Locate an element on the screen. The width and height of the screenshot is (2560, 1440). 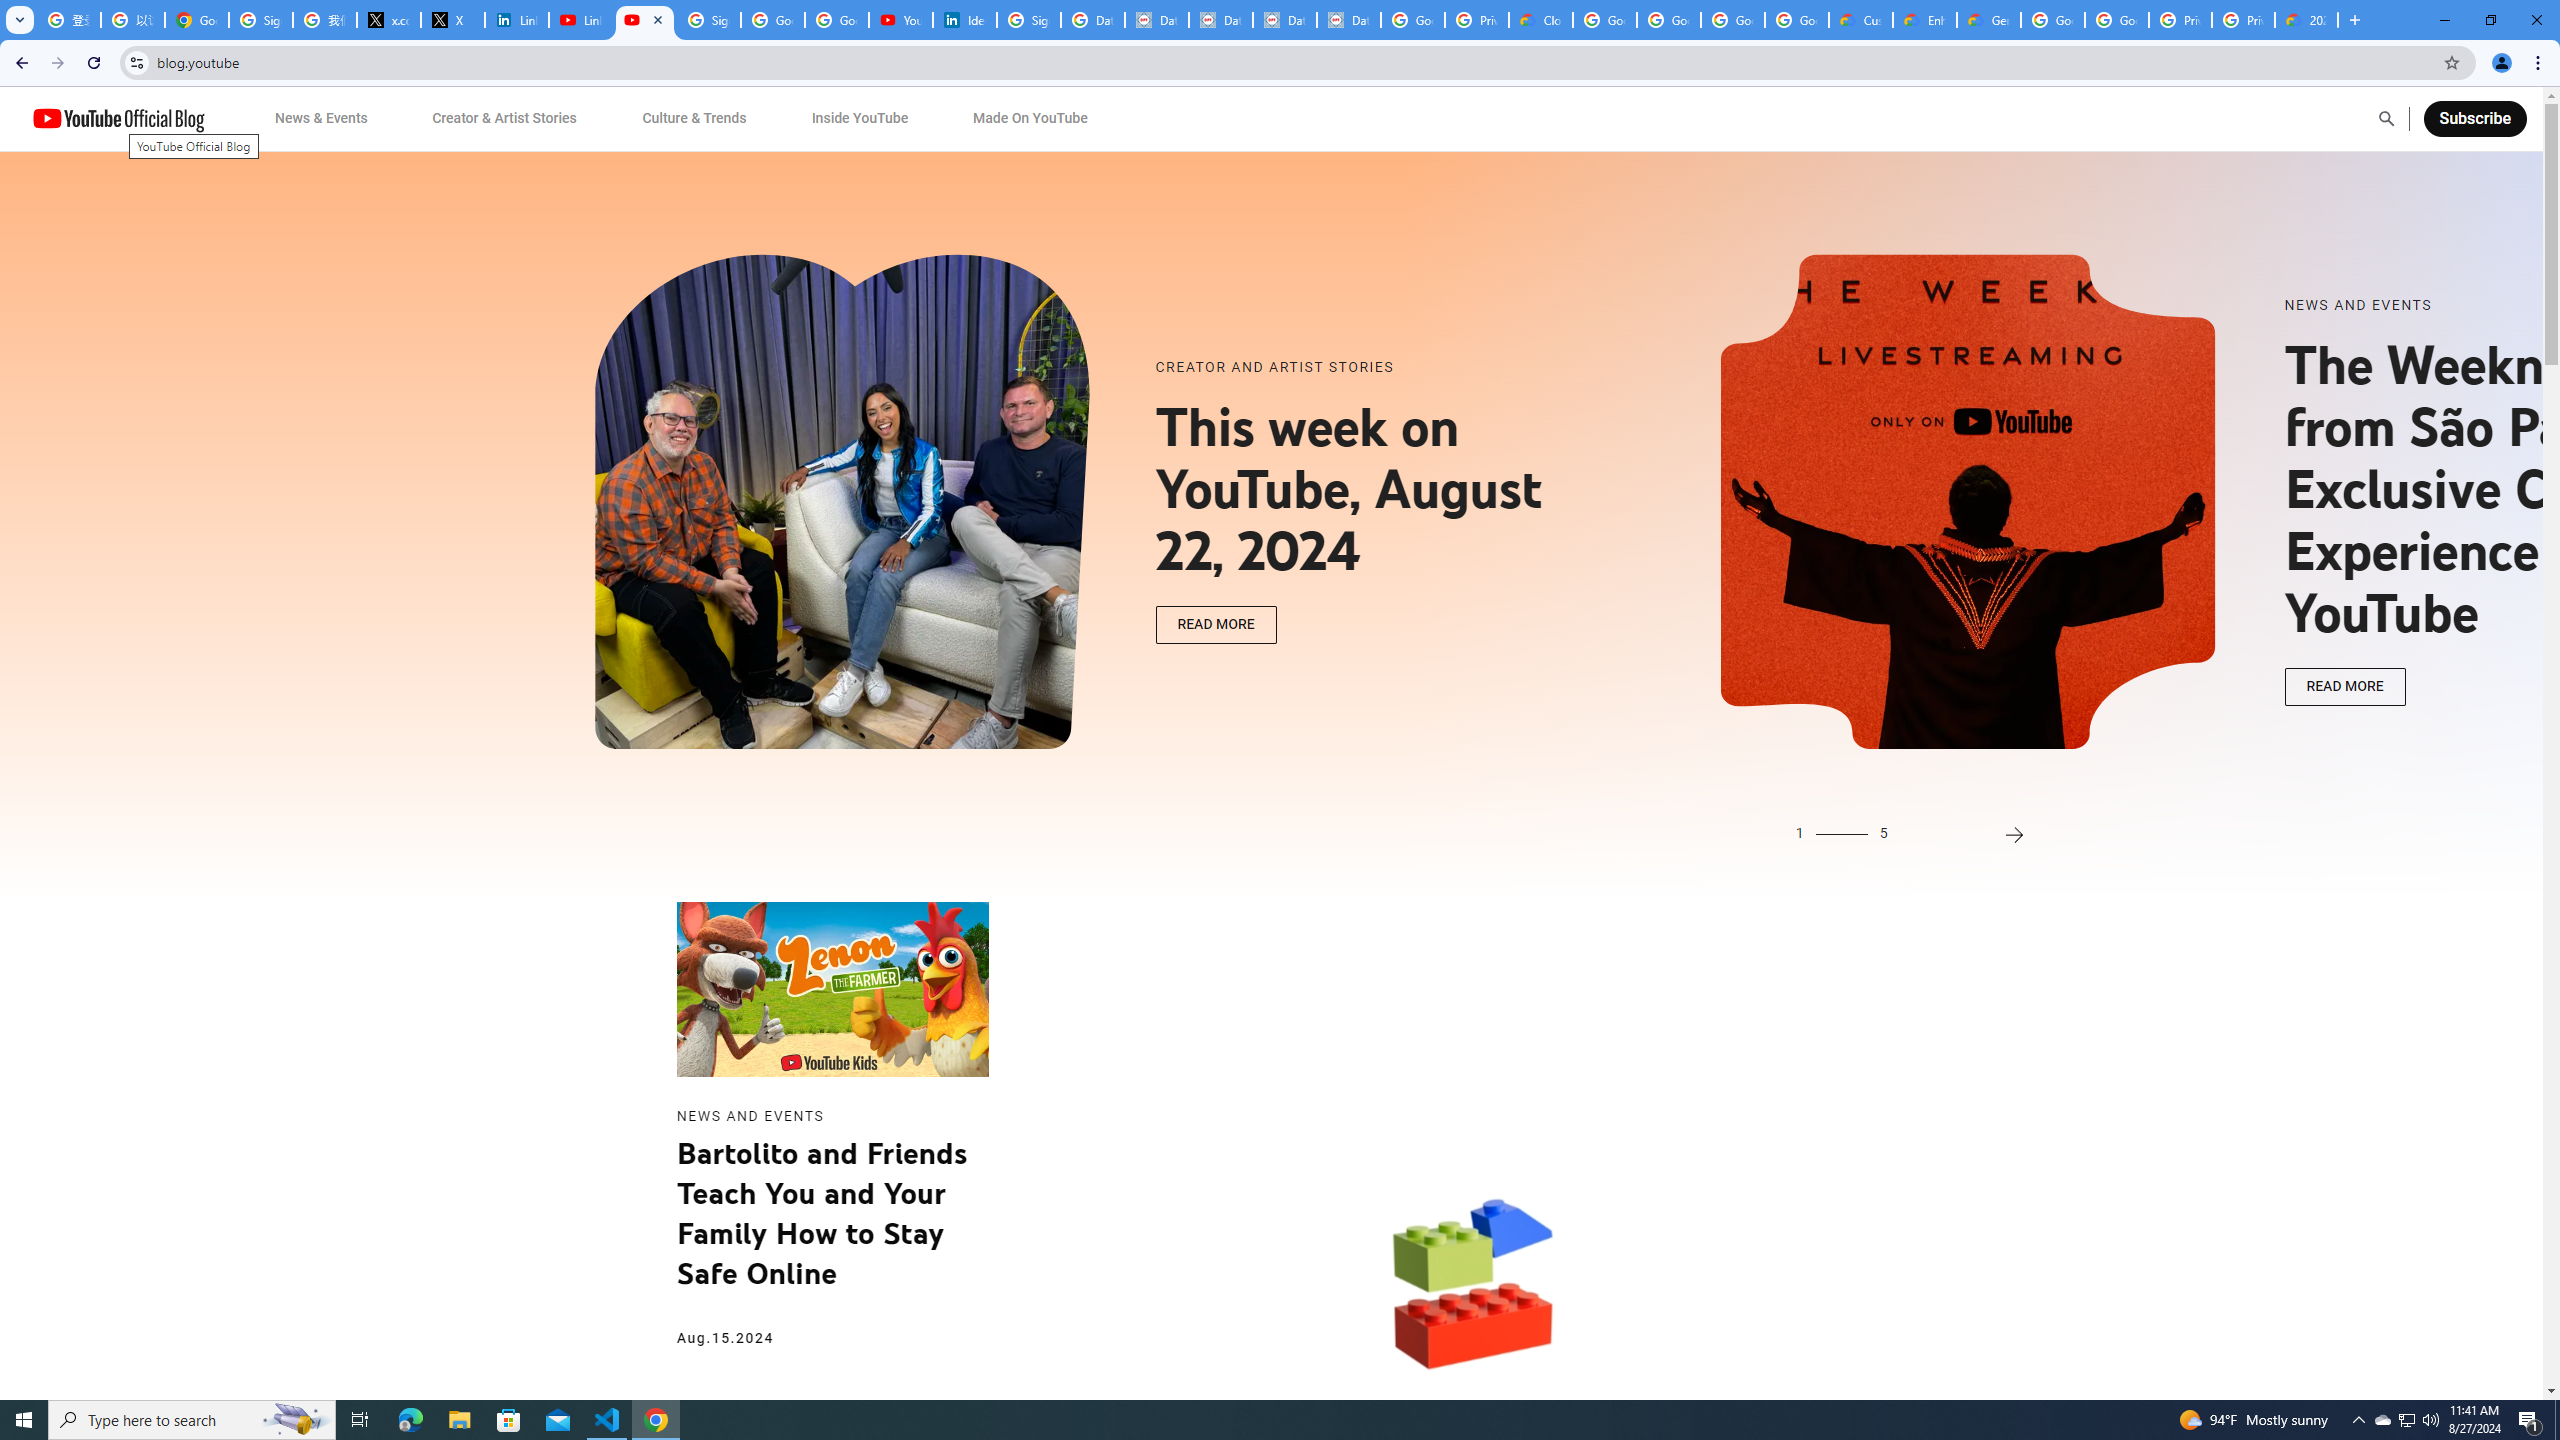
'LinkedIn Privacy Policy' is located at coordinates (517, 19).